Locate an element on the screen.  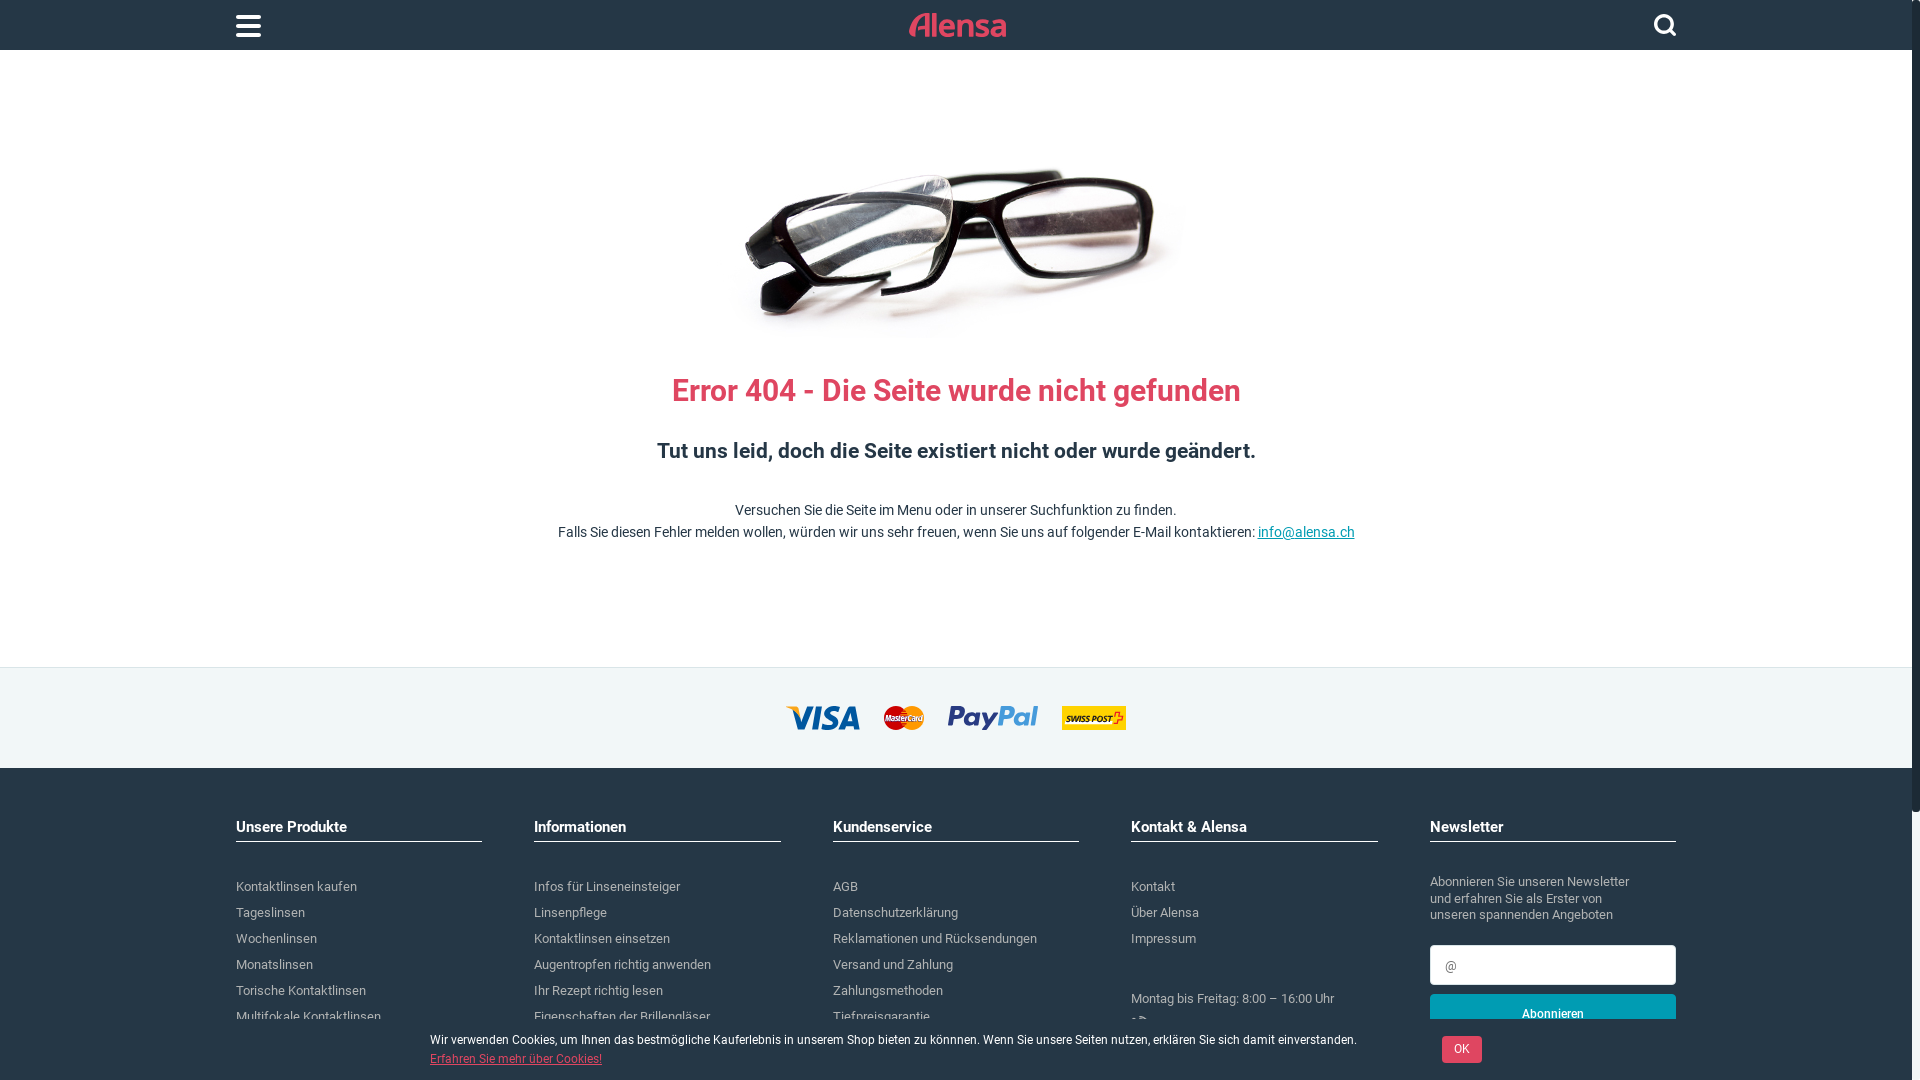
'Nein danke, ich will kein Geld sparen.' is located at coordinates (1534, 1049).